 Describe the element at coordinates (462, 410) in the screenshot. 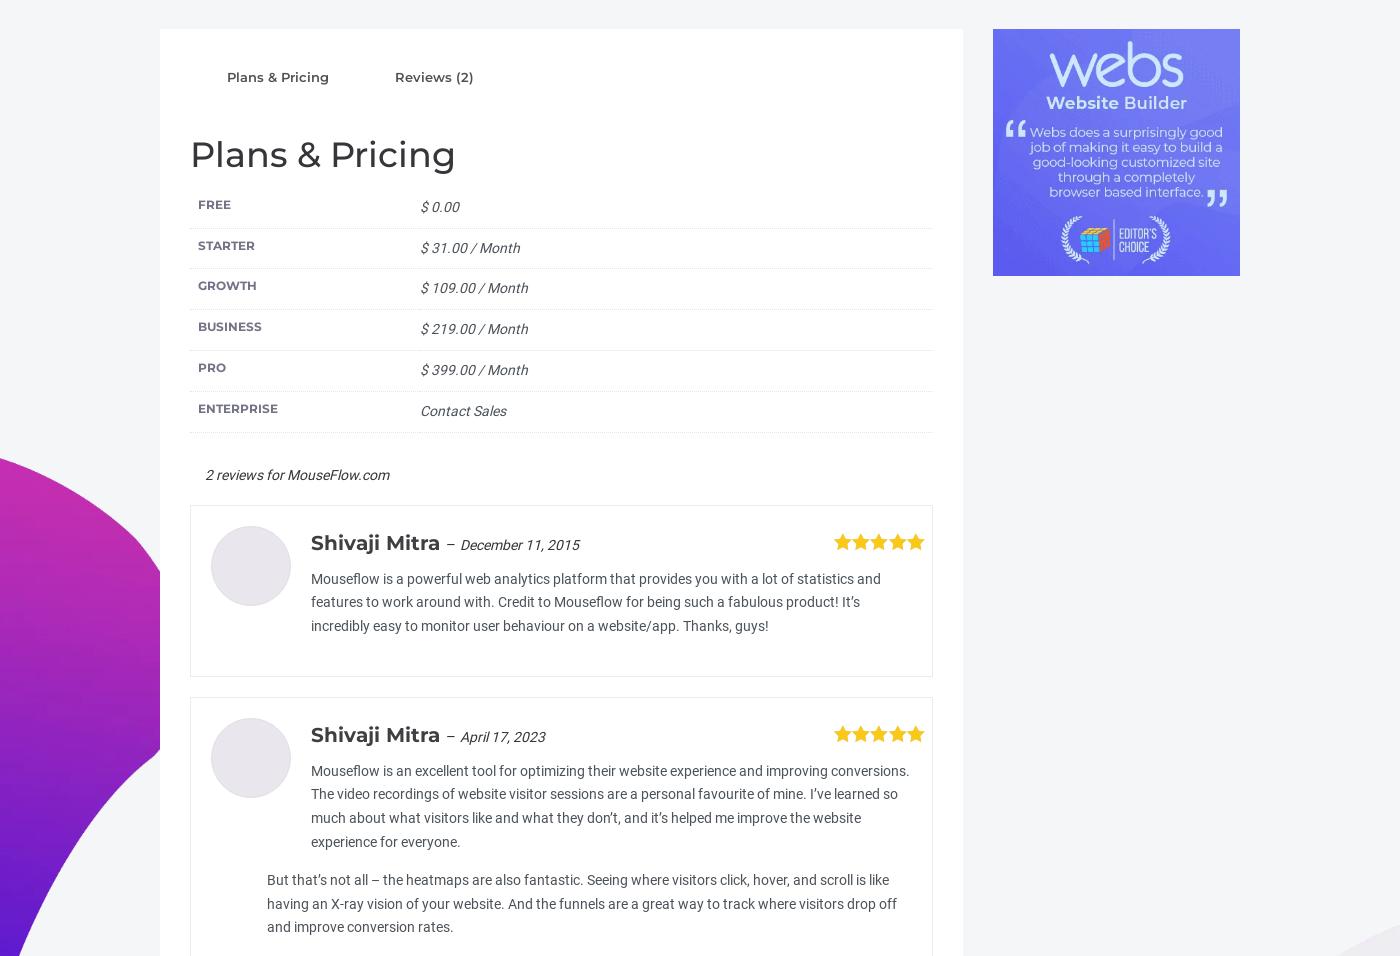

I see `'Contact Sales'` at that location.